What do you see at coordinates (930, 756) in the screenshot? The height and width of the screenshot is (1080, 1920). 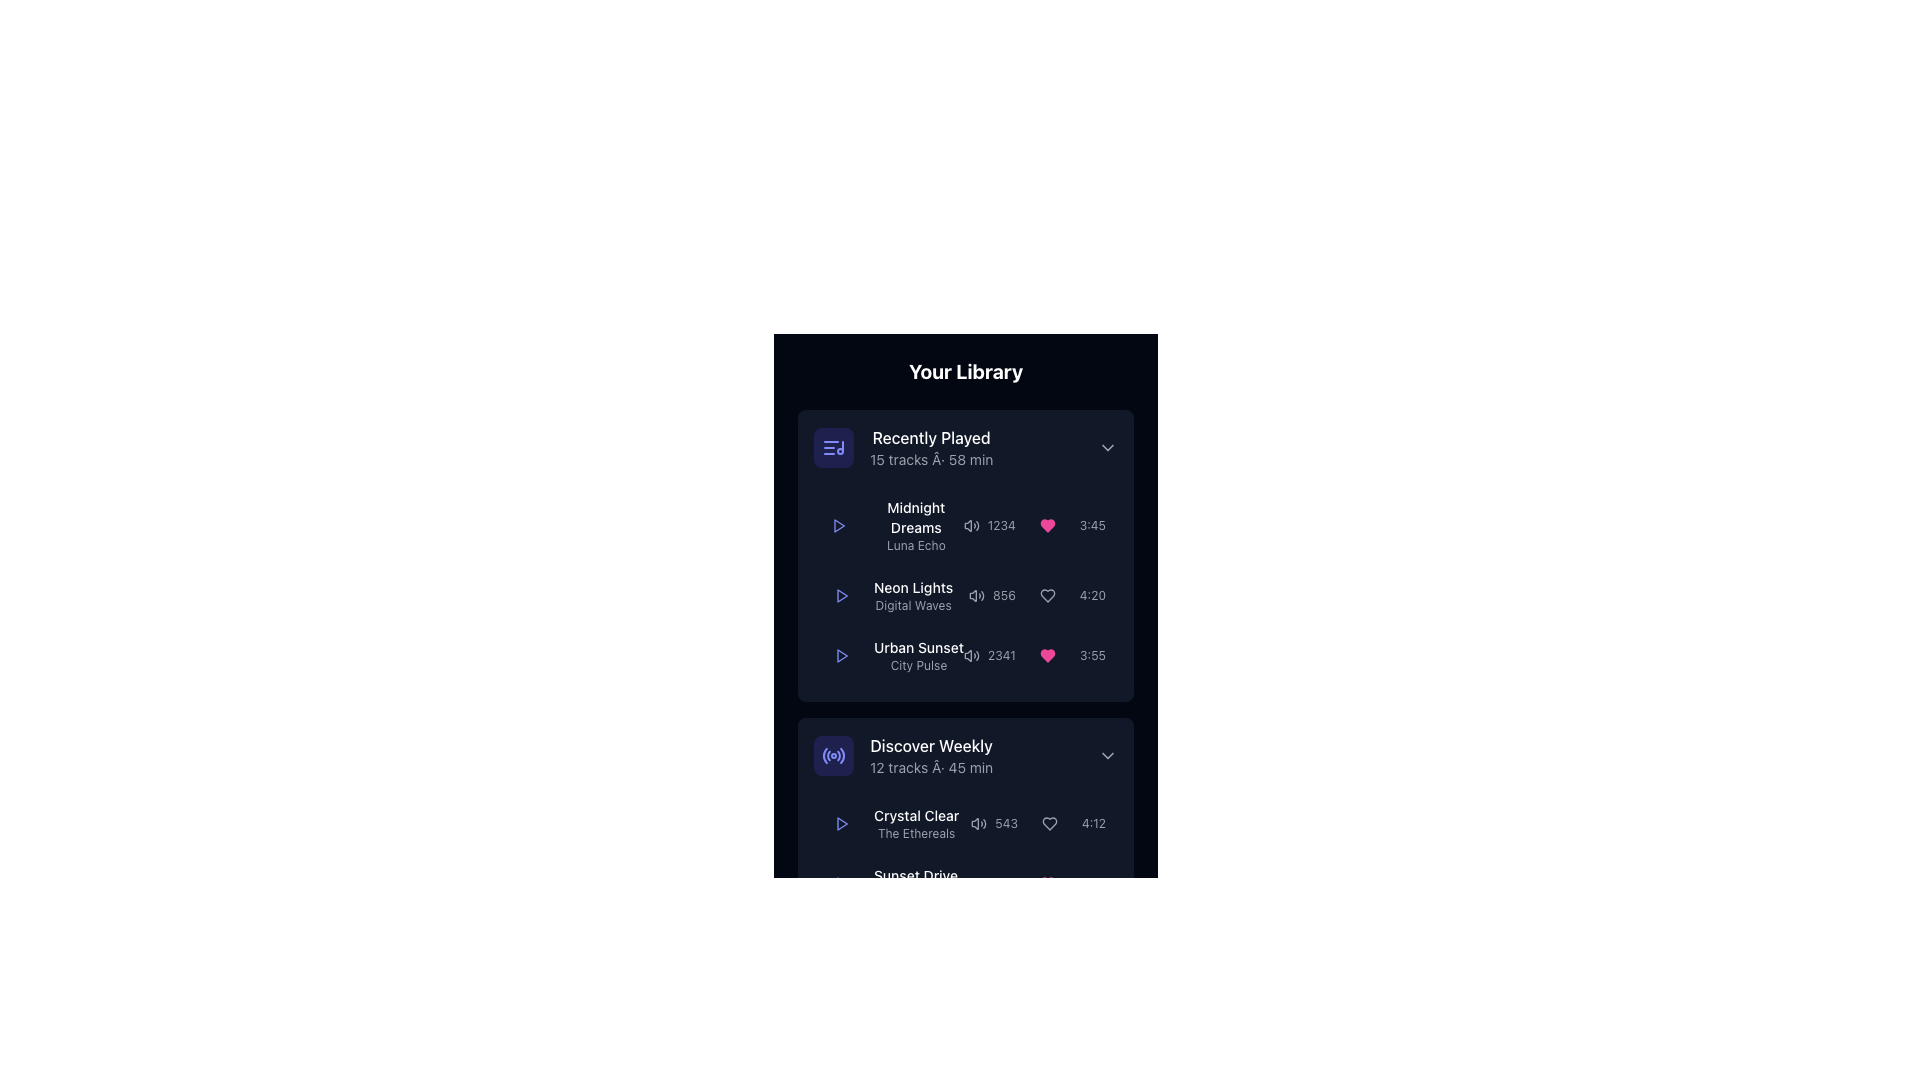 I see `the 'Discover Weekly' text display component` at bounding box center [930, 756].